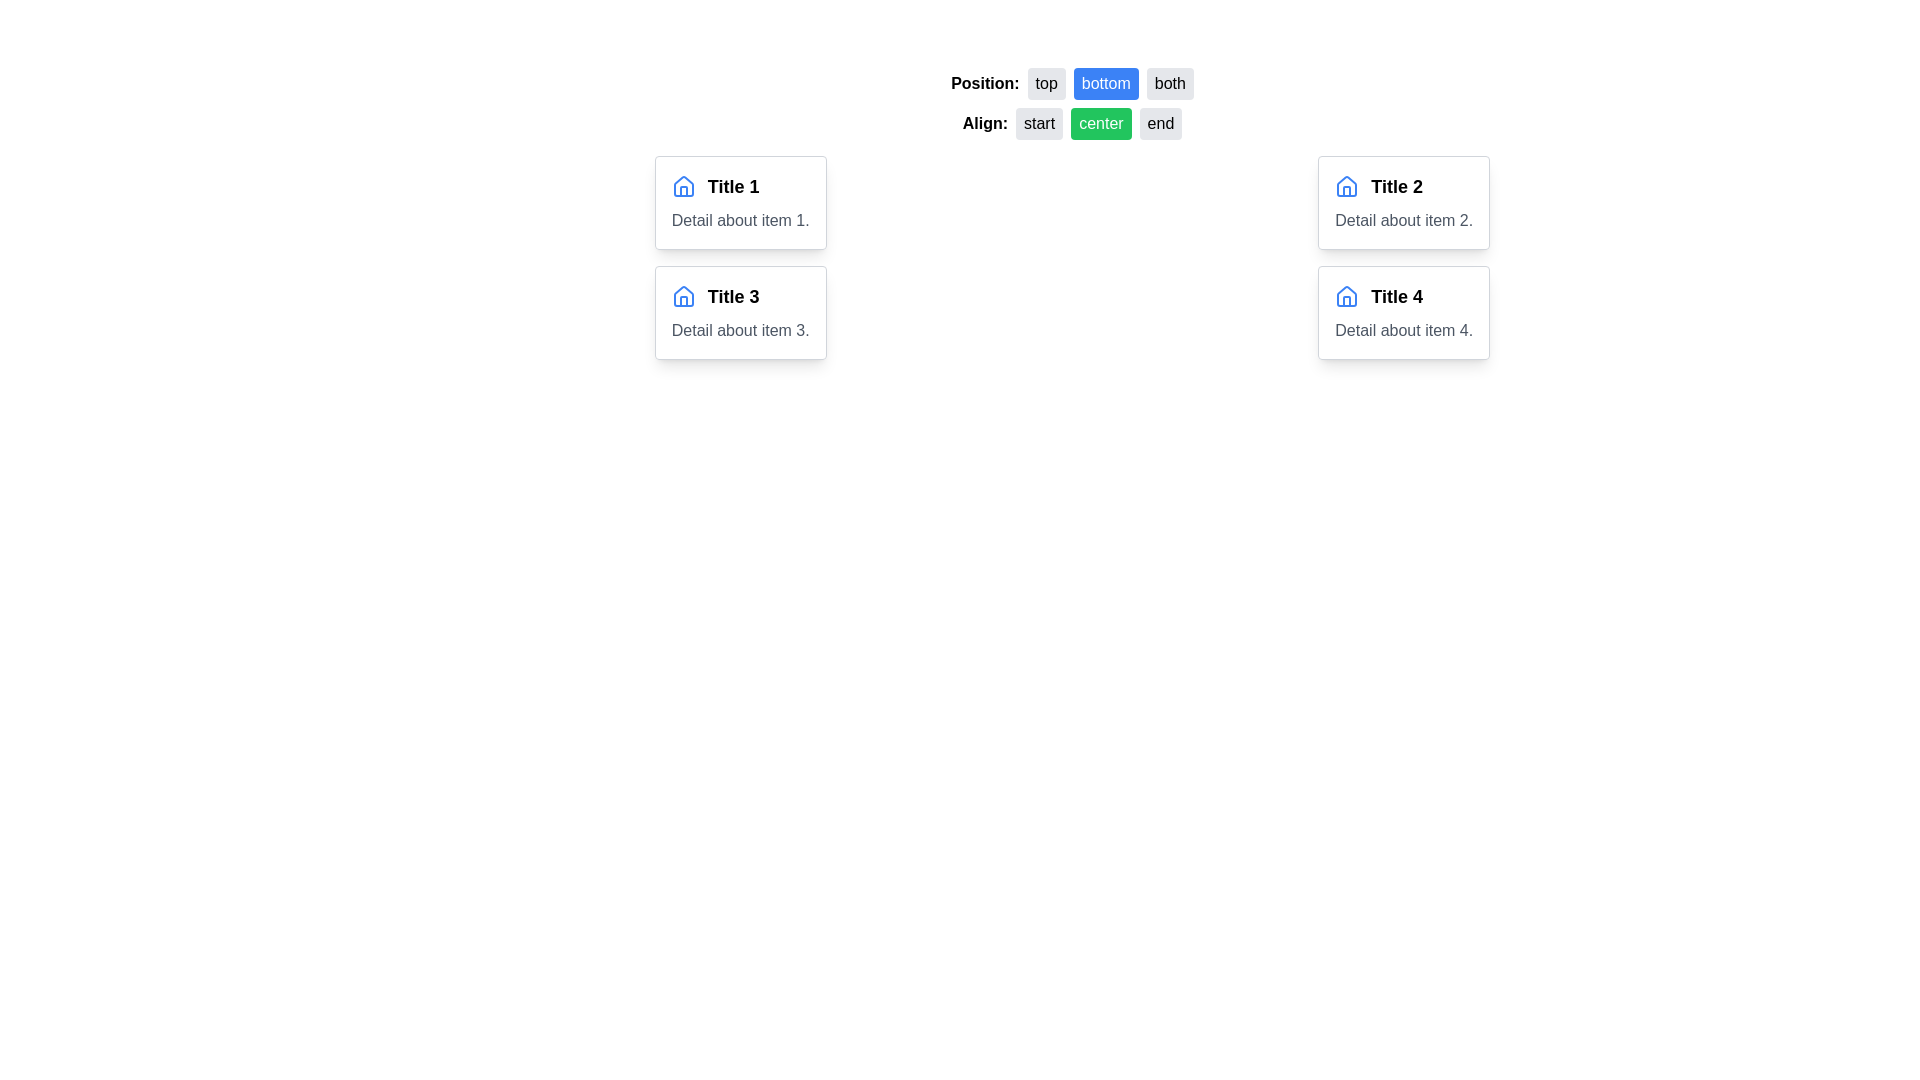 The height and width of the screenshot is (1080, 1920). What do you see at coordinates (1396, 186) in the screenshot?
I see `text label displaying 'Title 2' located in the second card of the right column, which is styled with a bold and large font` at bounding box center [1396, 186].